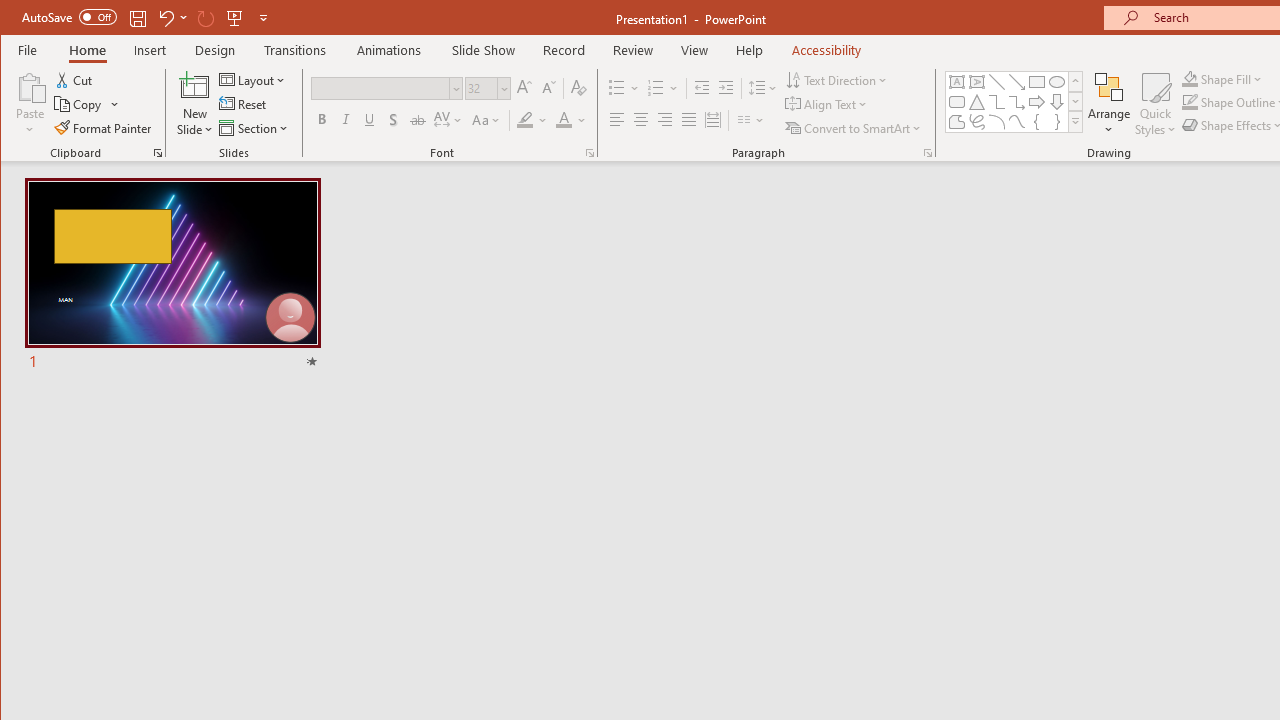 The width and height of the screenshot is (1280, 720). I want to click on 'Freeform: Shape', so click(955, 122).